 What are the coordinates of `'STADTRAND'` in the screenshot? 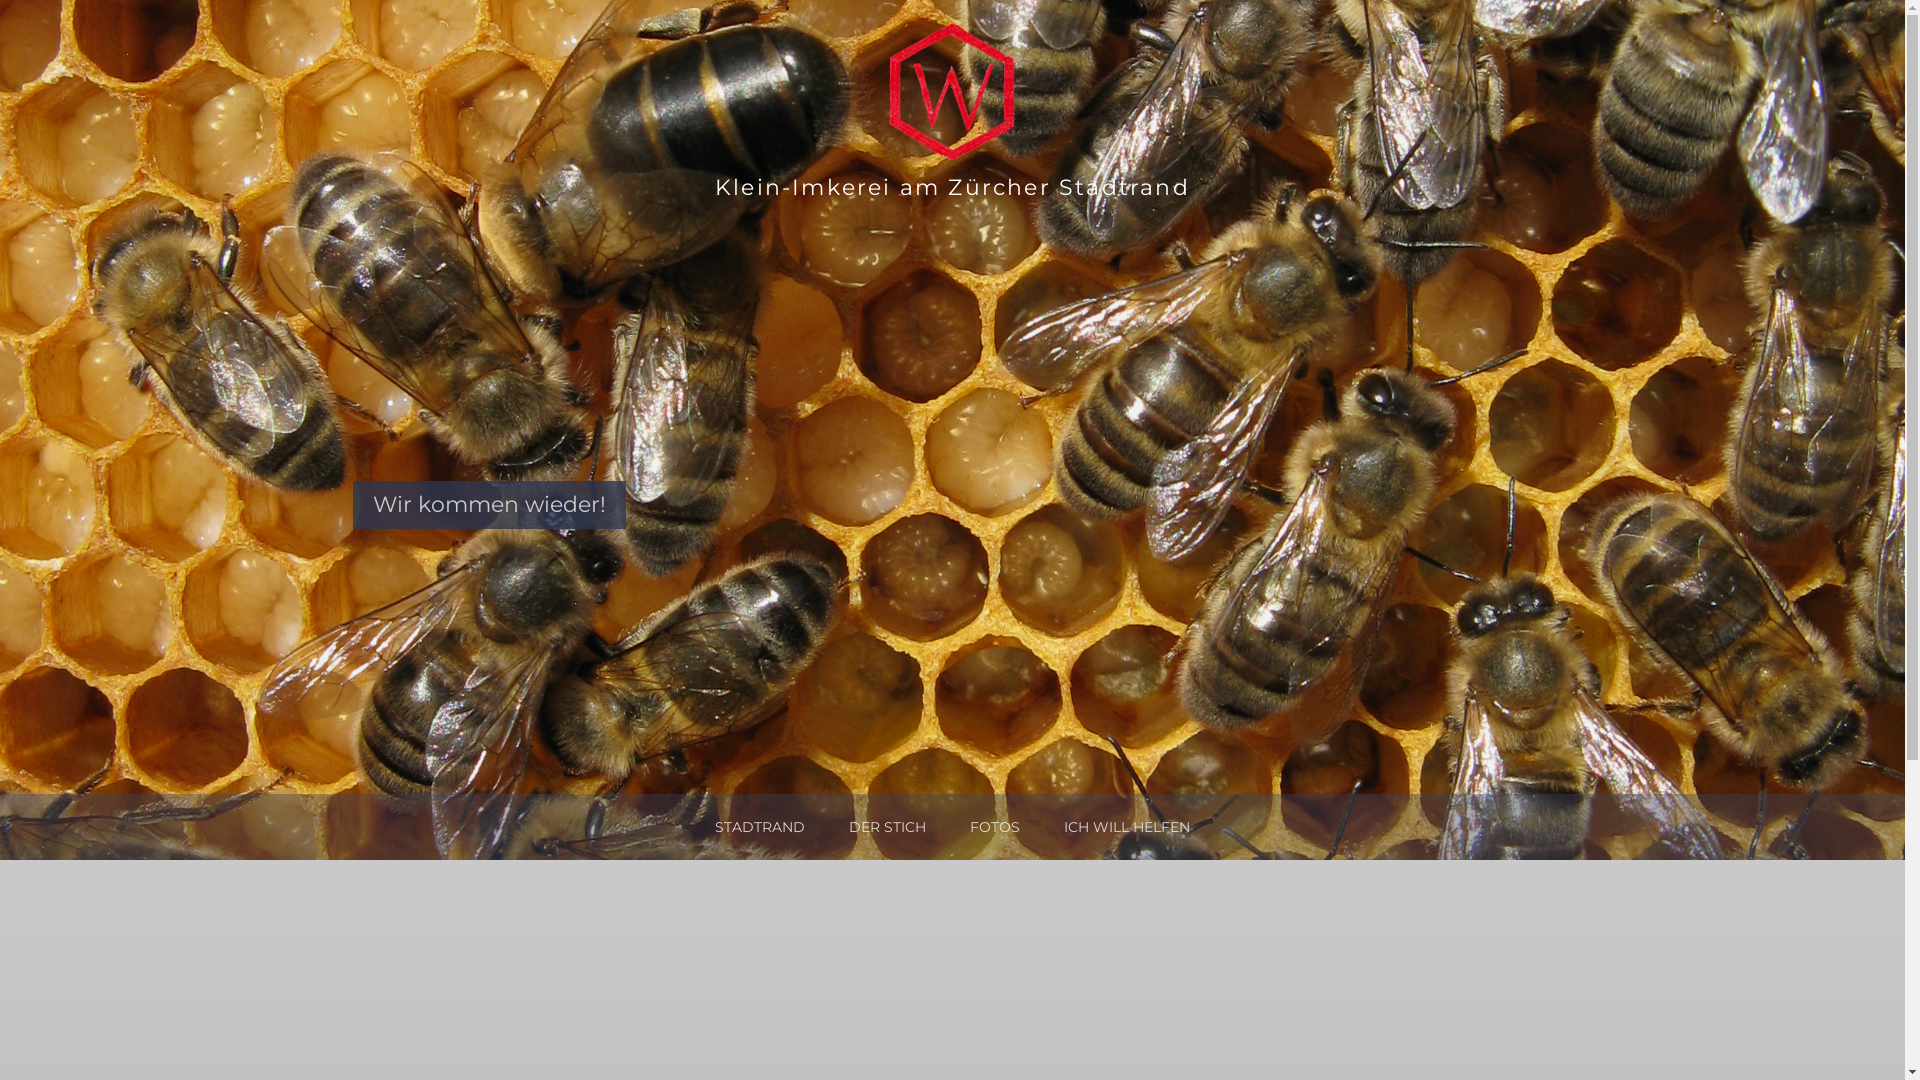 It's located at (758, 826).